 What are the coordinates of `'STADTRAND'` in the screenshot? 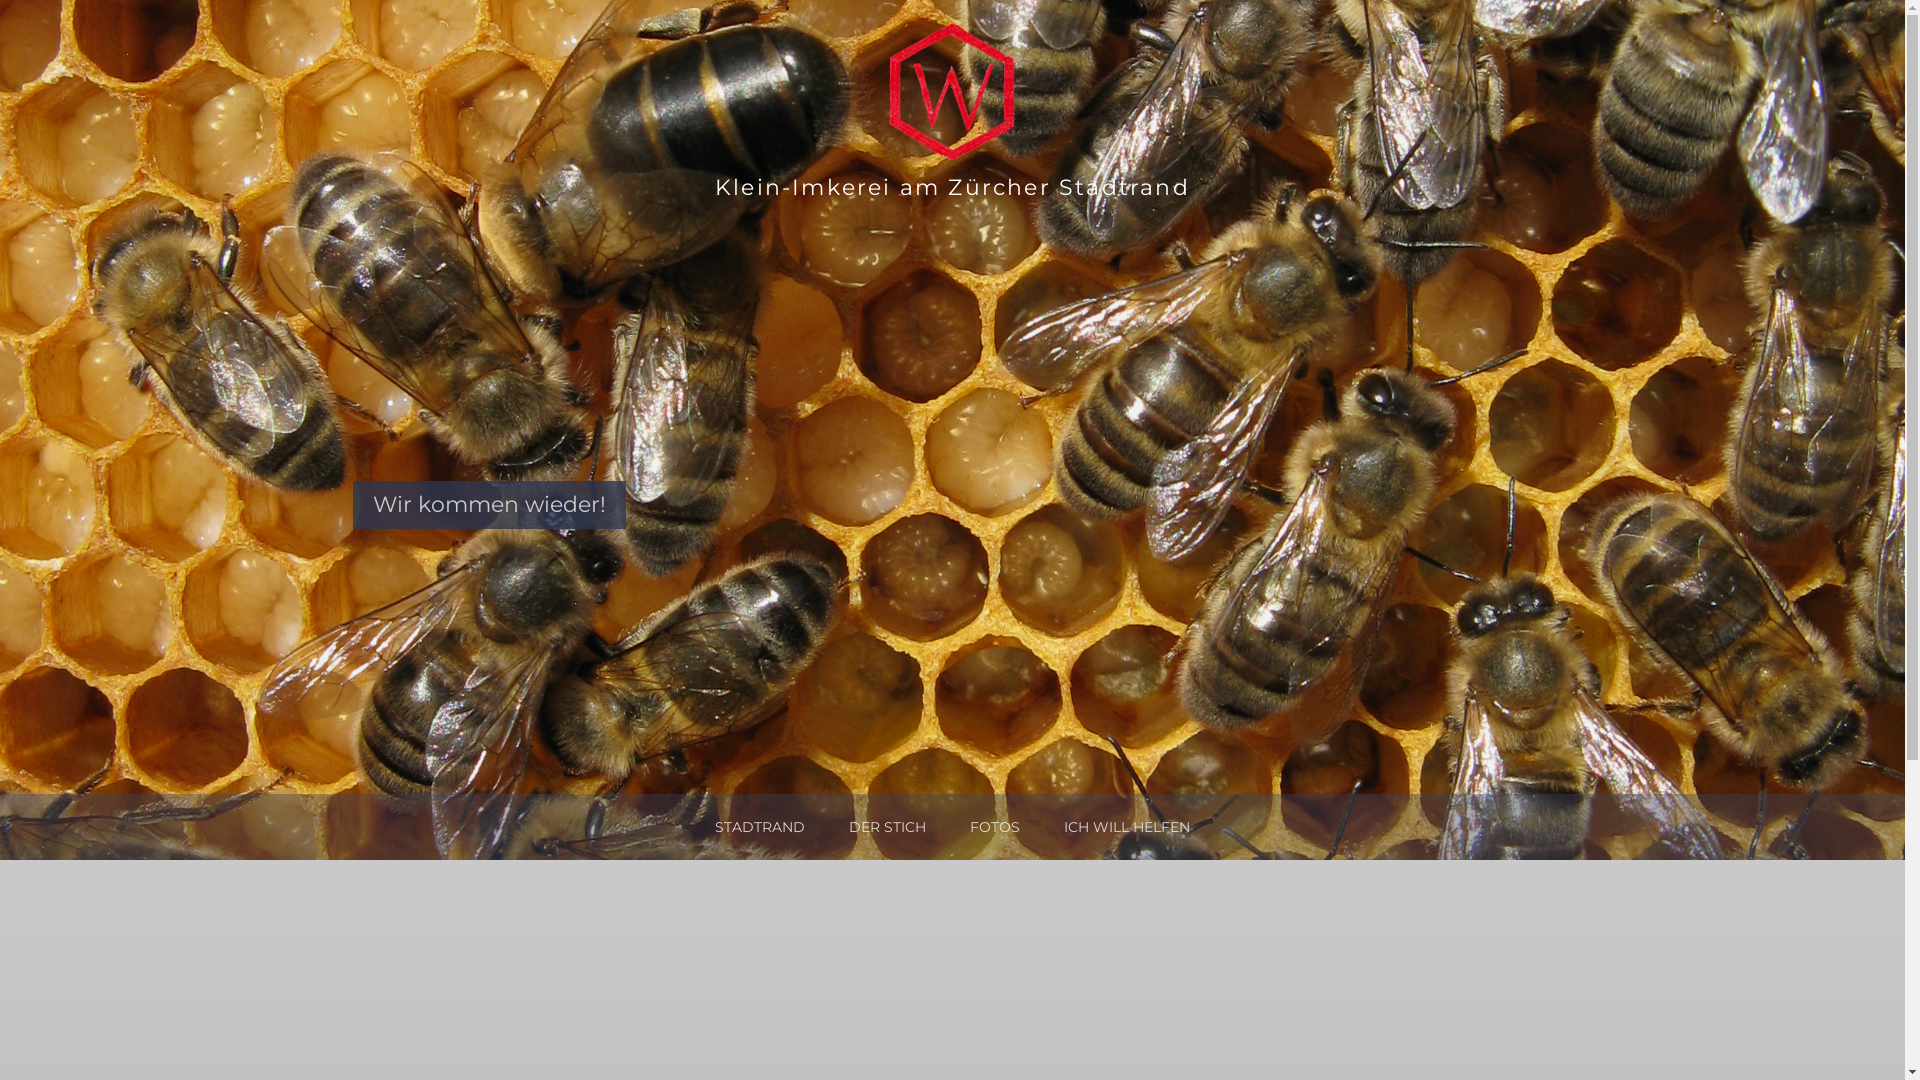 It's located at (758, 826).